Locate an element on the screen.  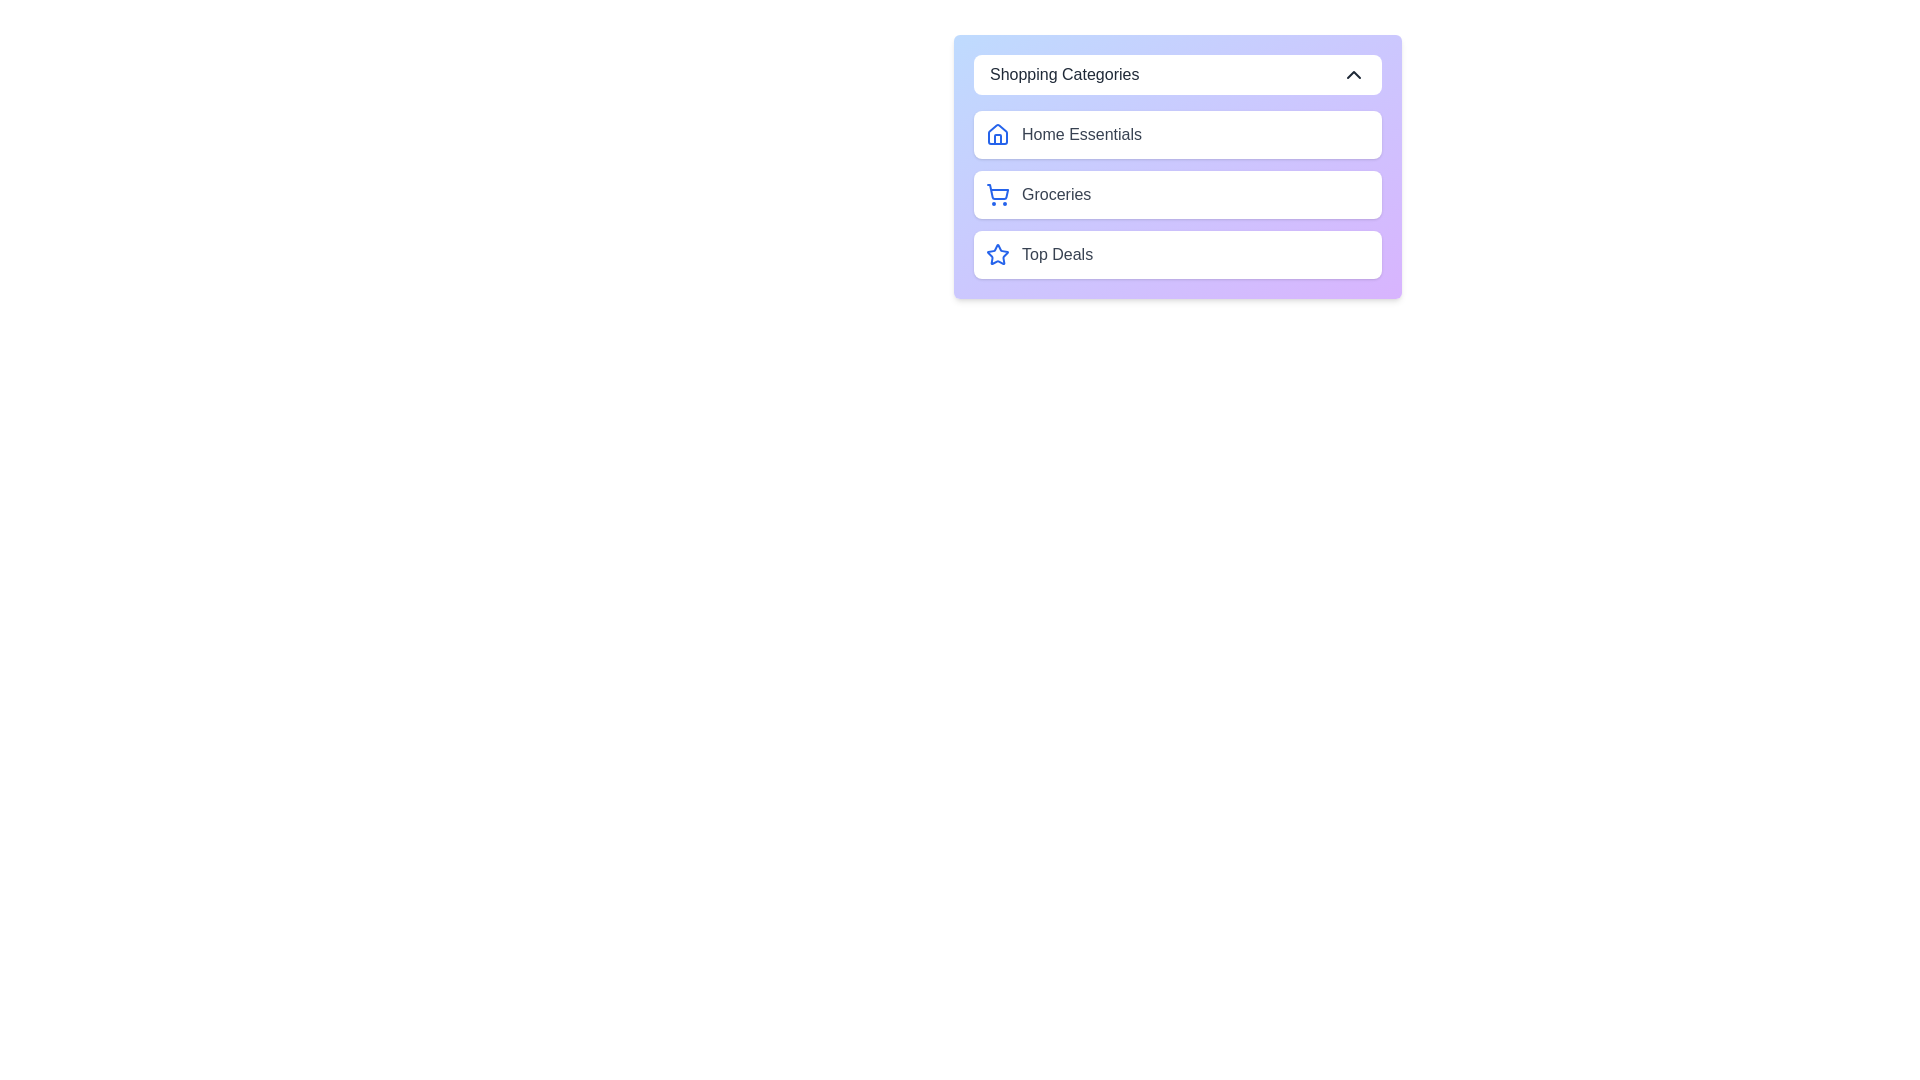
the category Groceries to select it is located at coordinates (1177, 195).